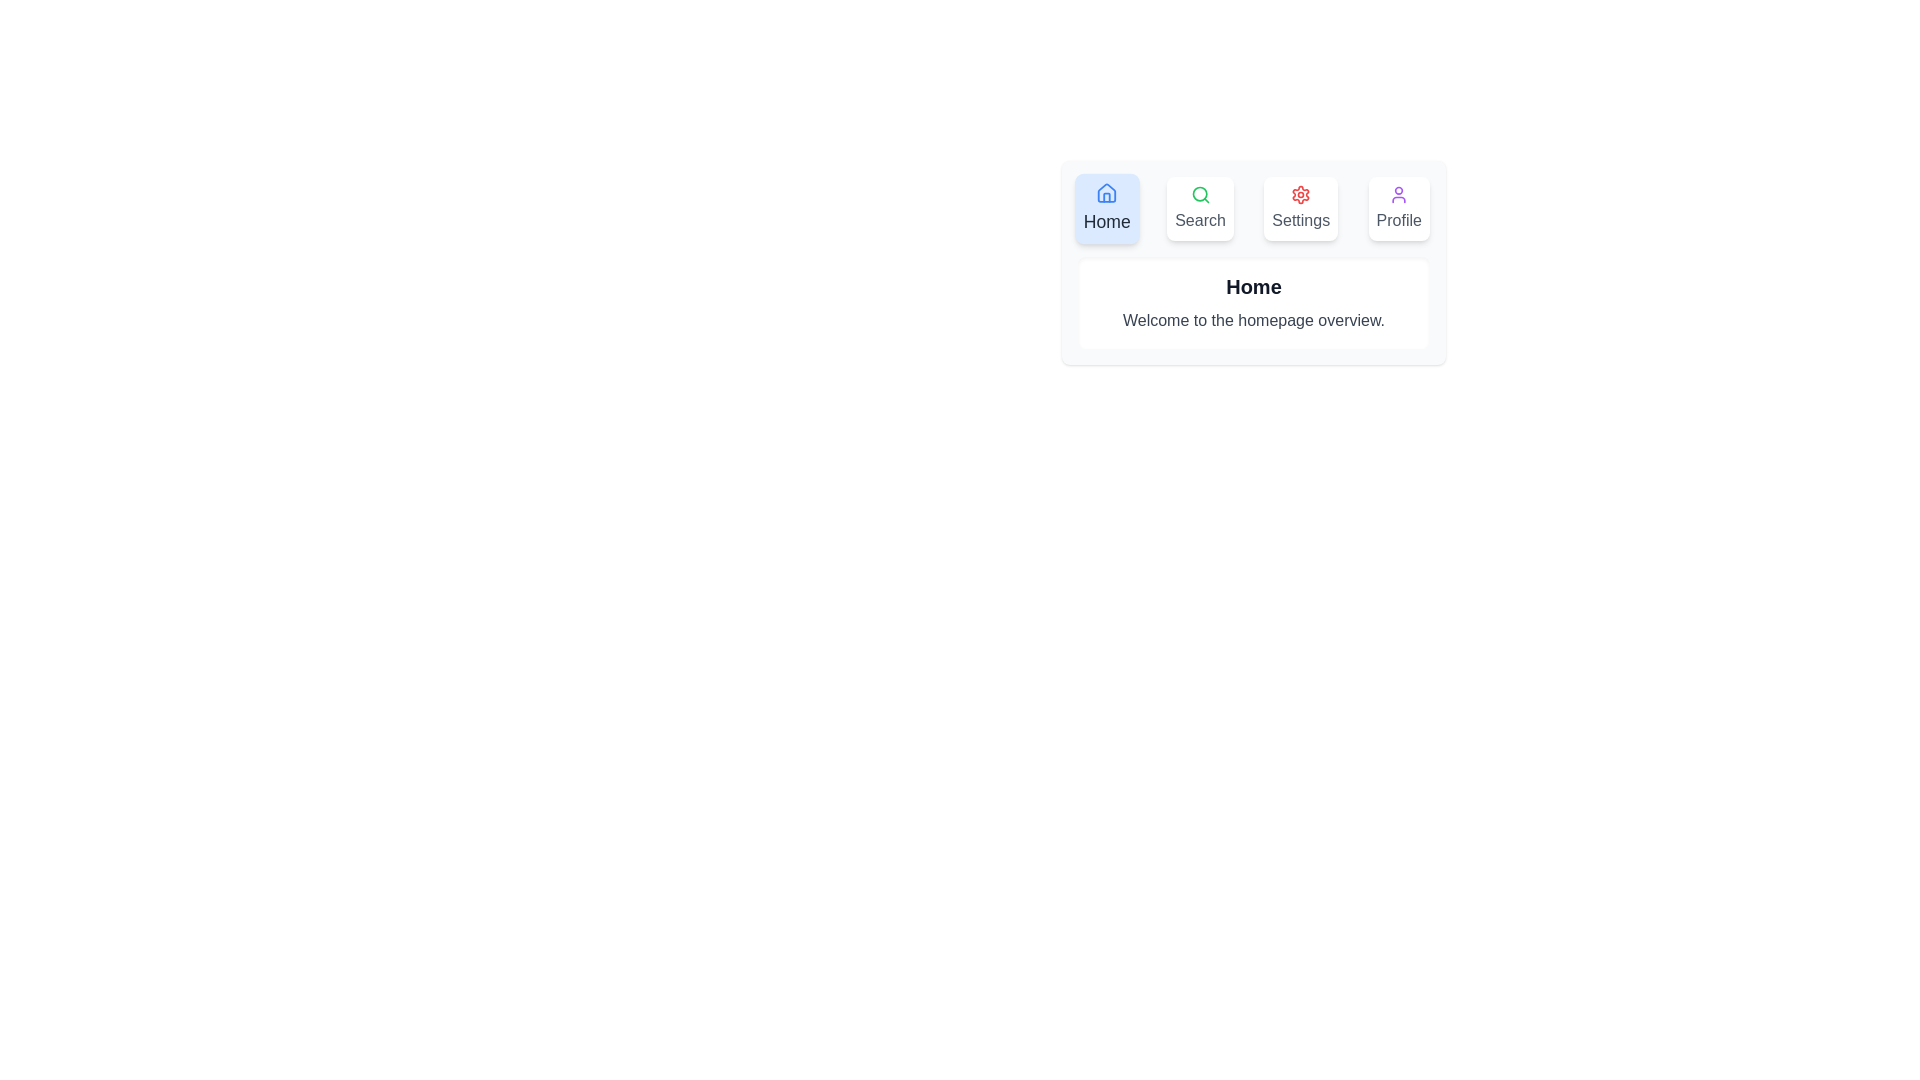  Describe the element at coordinates (1301, 208) in the screenshot. I see `the tab labeled Settings to observe its hover effect` at that location.